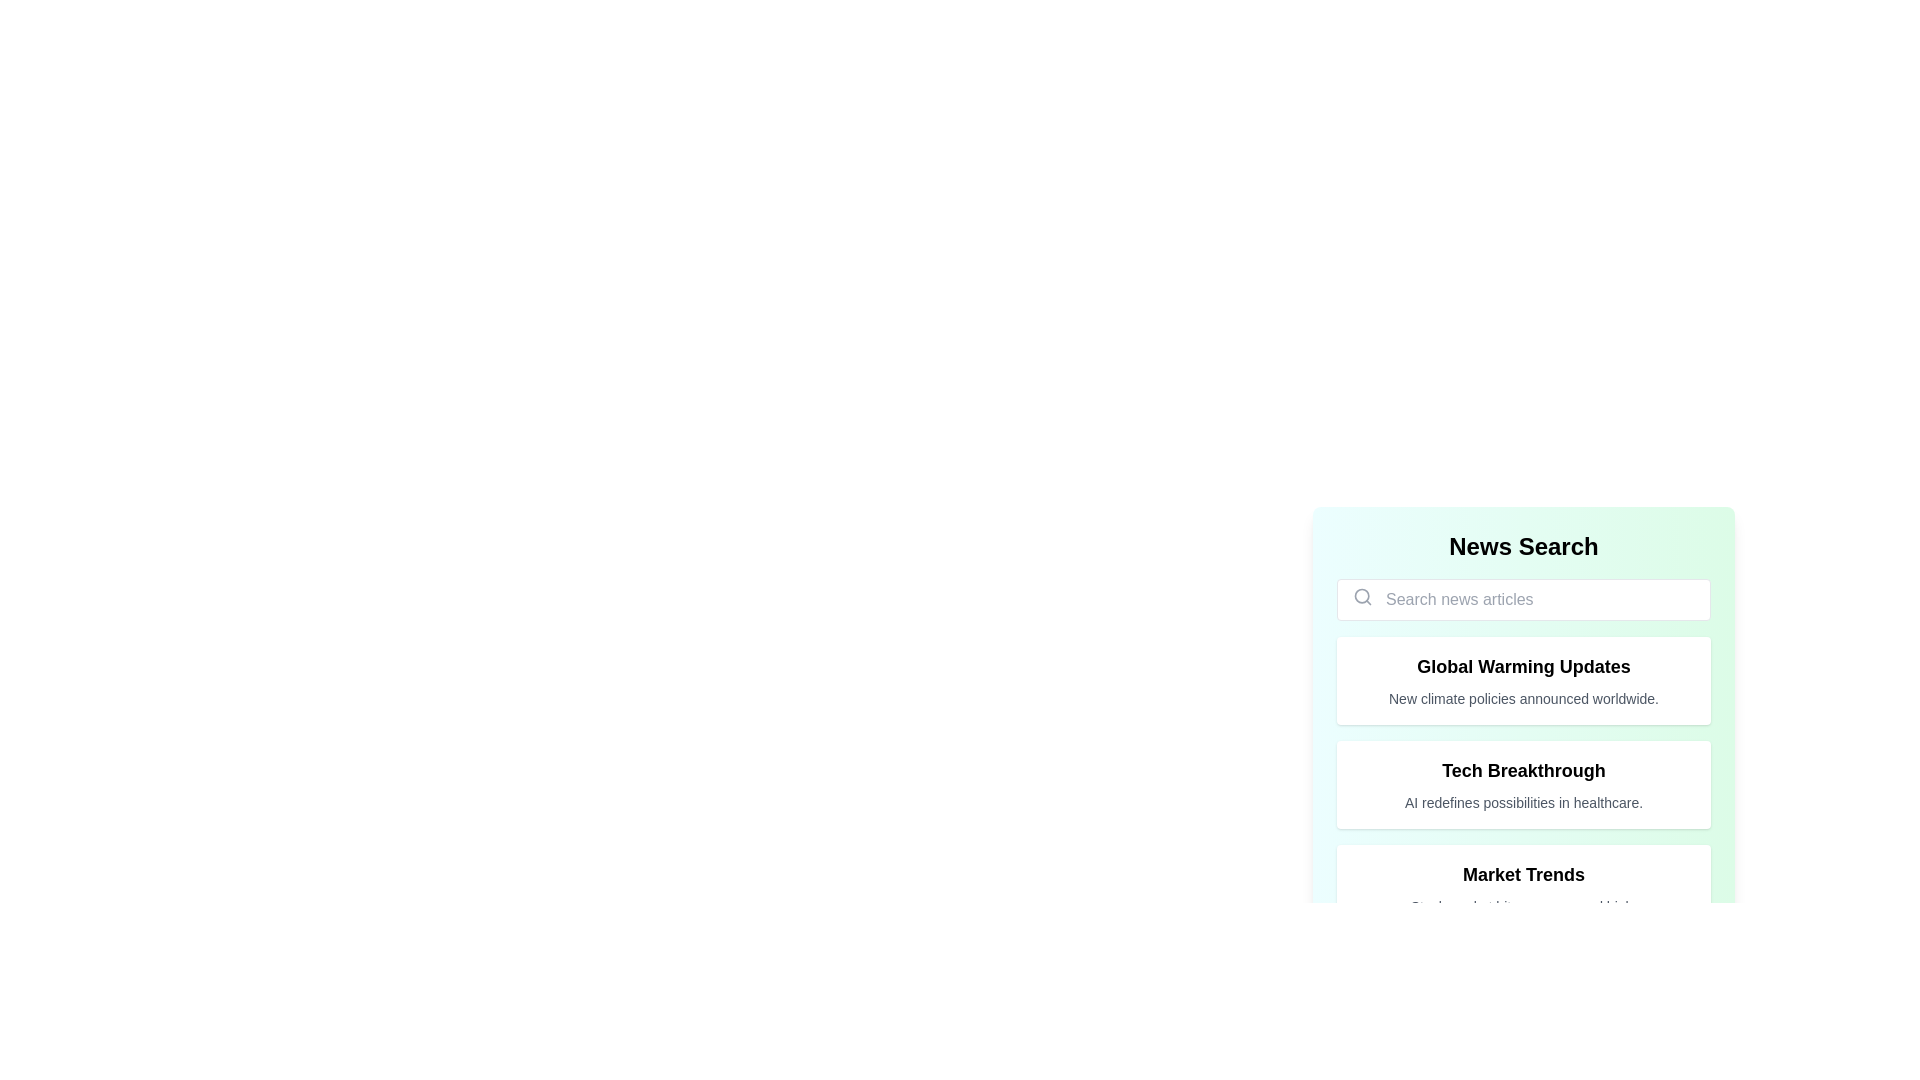 This screenshot has width=1920, height=1080. Describe the element at coordinates (1522, 697) in the screenshot. I see `the Text label that provides a subtitle or supporting description under the header 'Global Warming Updates' in the second section of the interface` at that location.